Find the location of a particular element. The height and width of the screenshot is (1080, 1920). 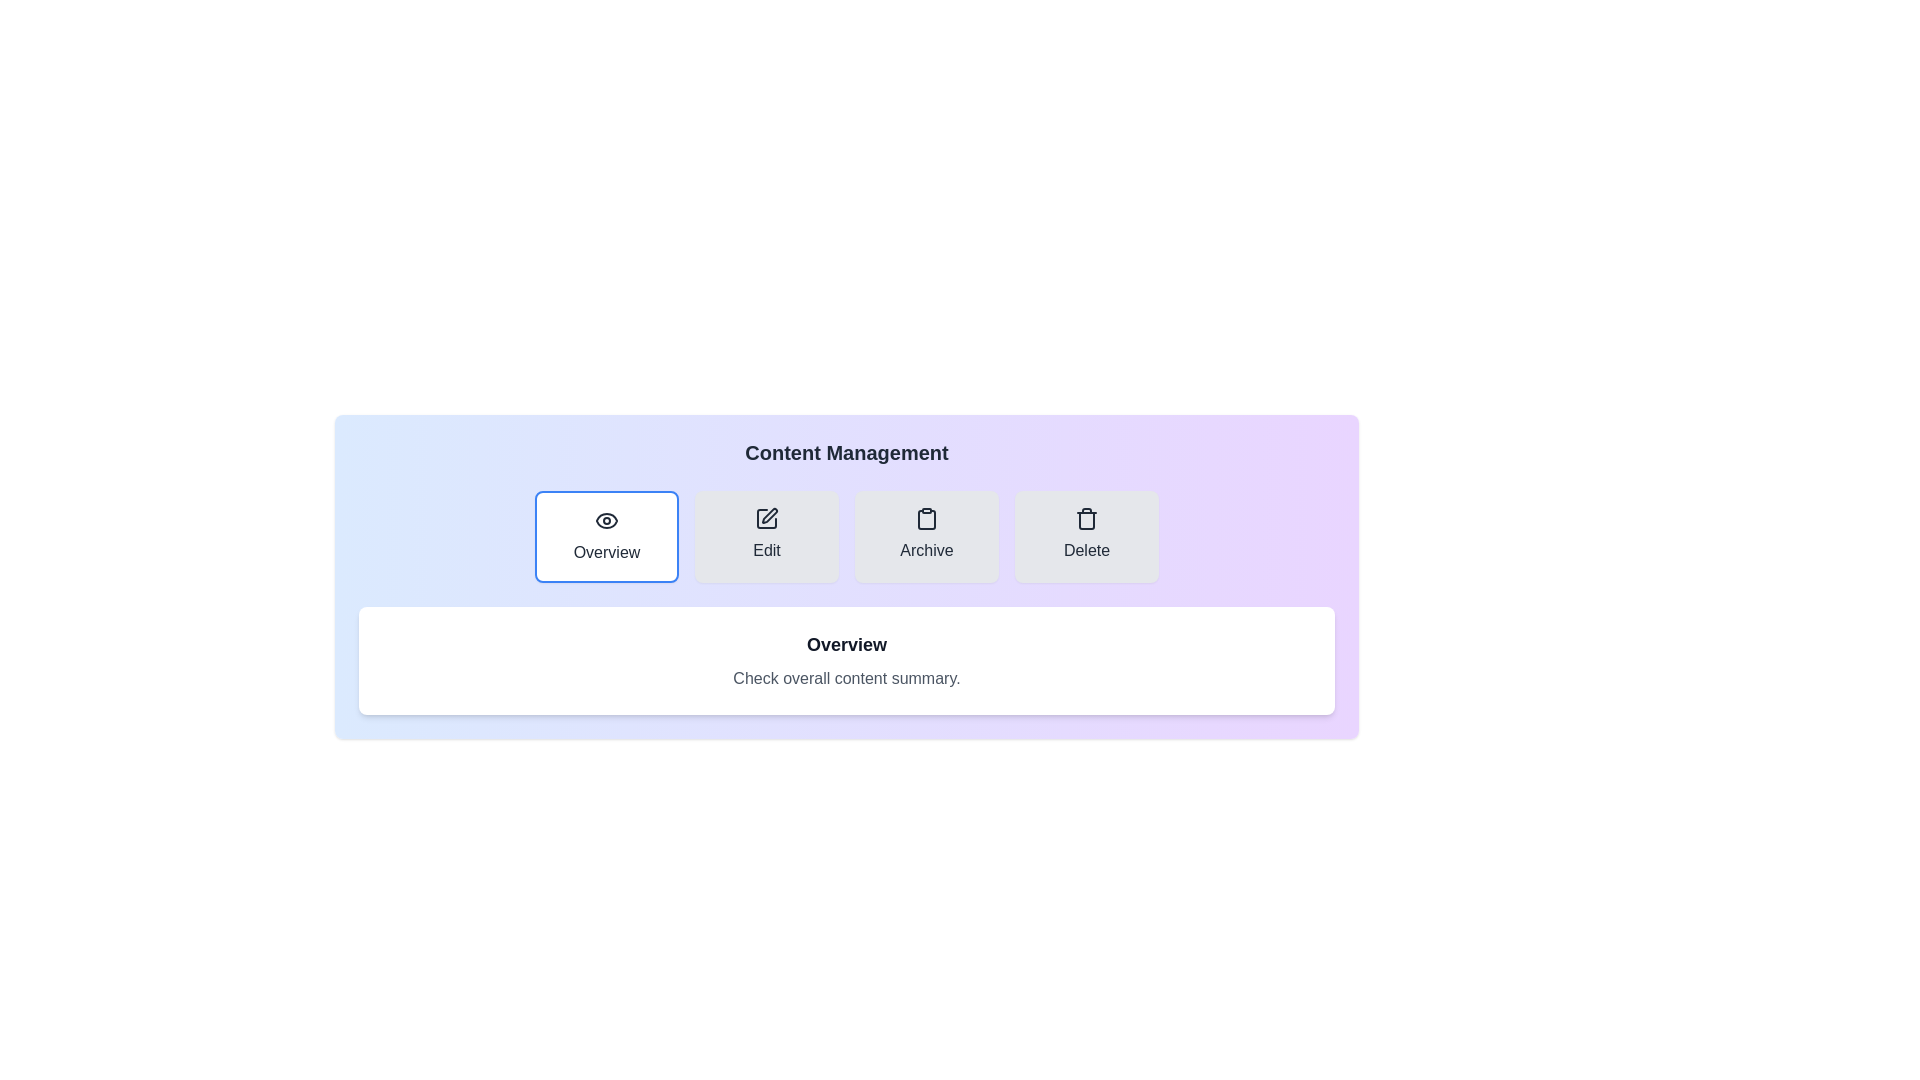

the tab labeled Edit to preview its interaction effect is located at coordinates (766, 535).